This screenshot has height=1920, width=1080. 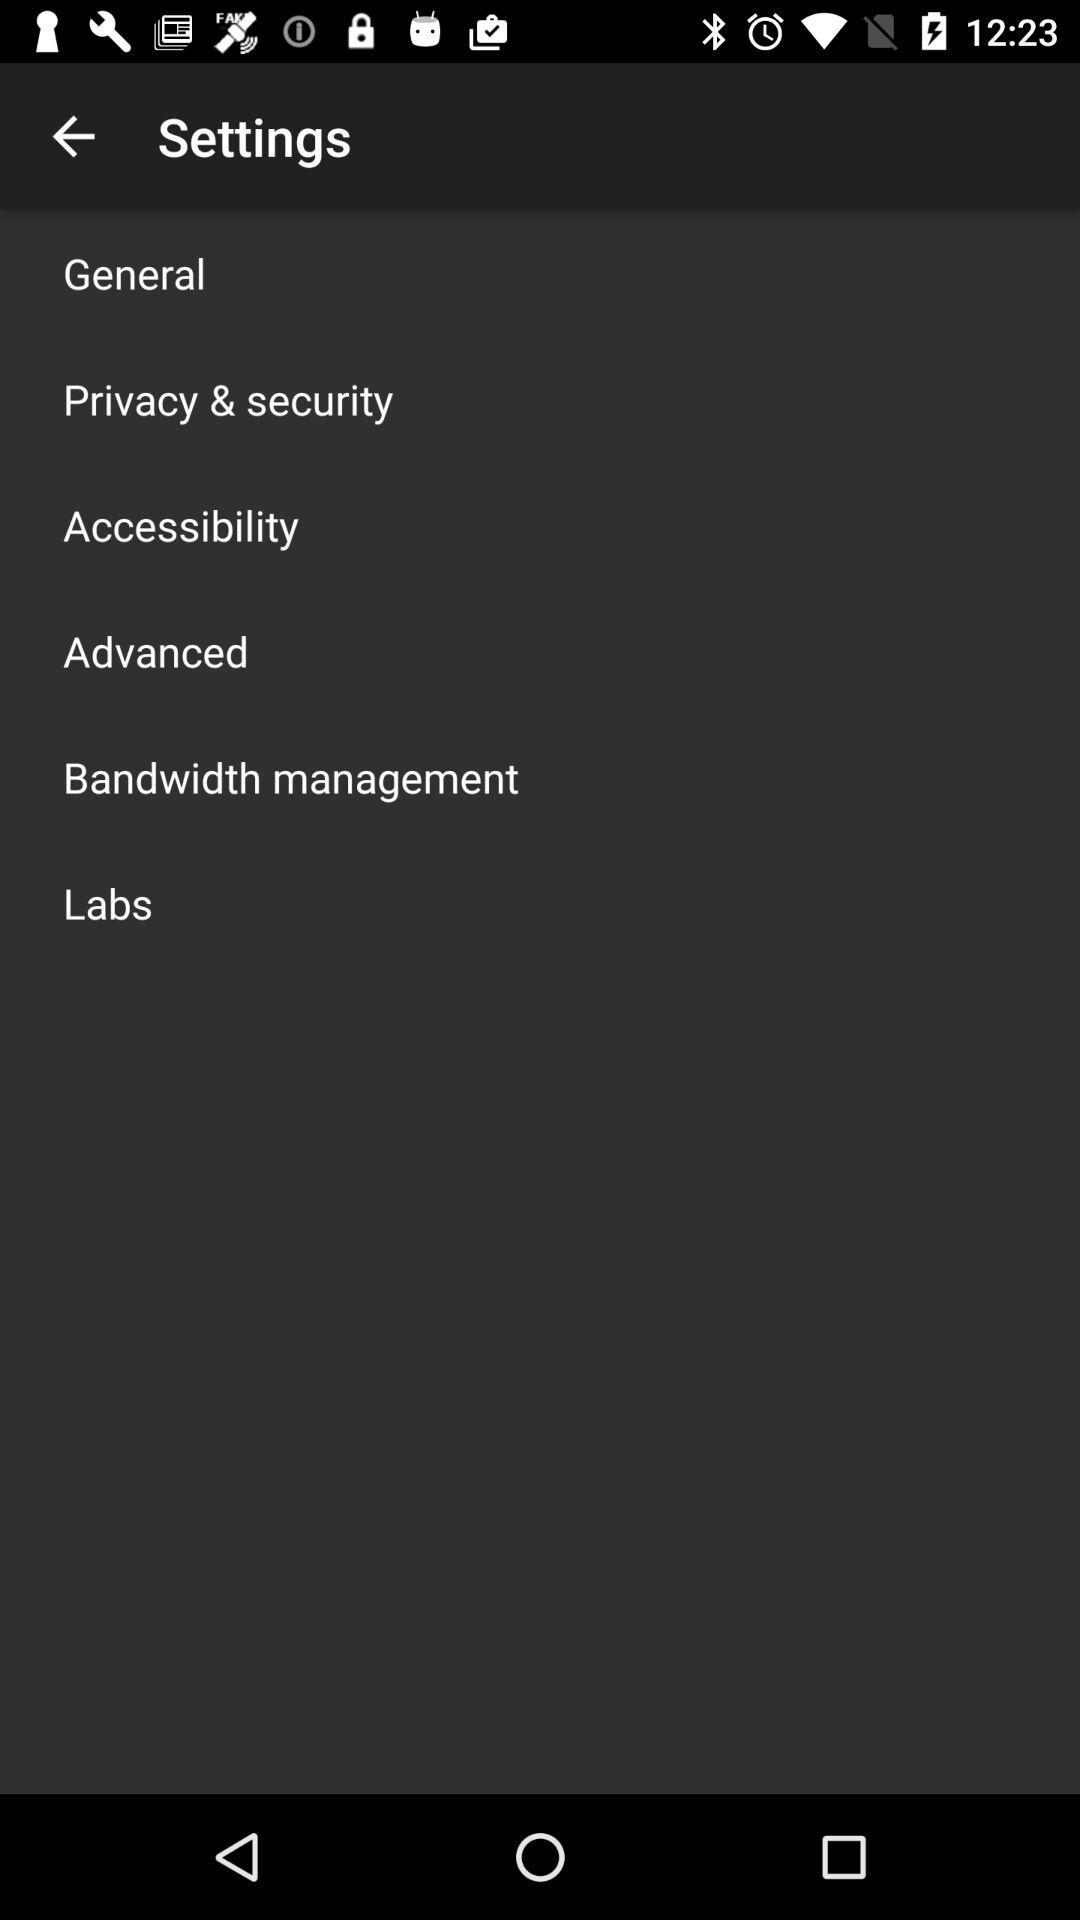 What do you see at coordinates (227, 398) in the screenshot?
I see `the privacy & security item` at bounding box center [227, 398].